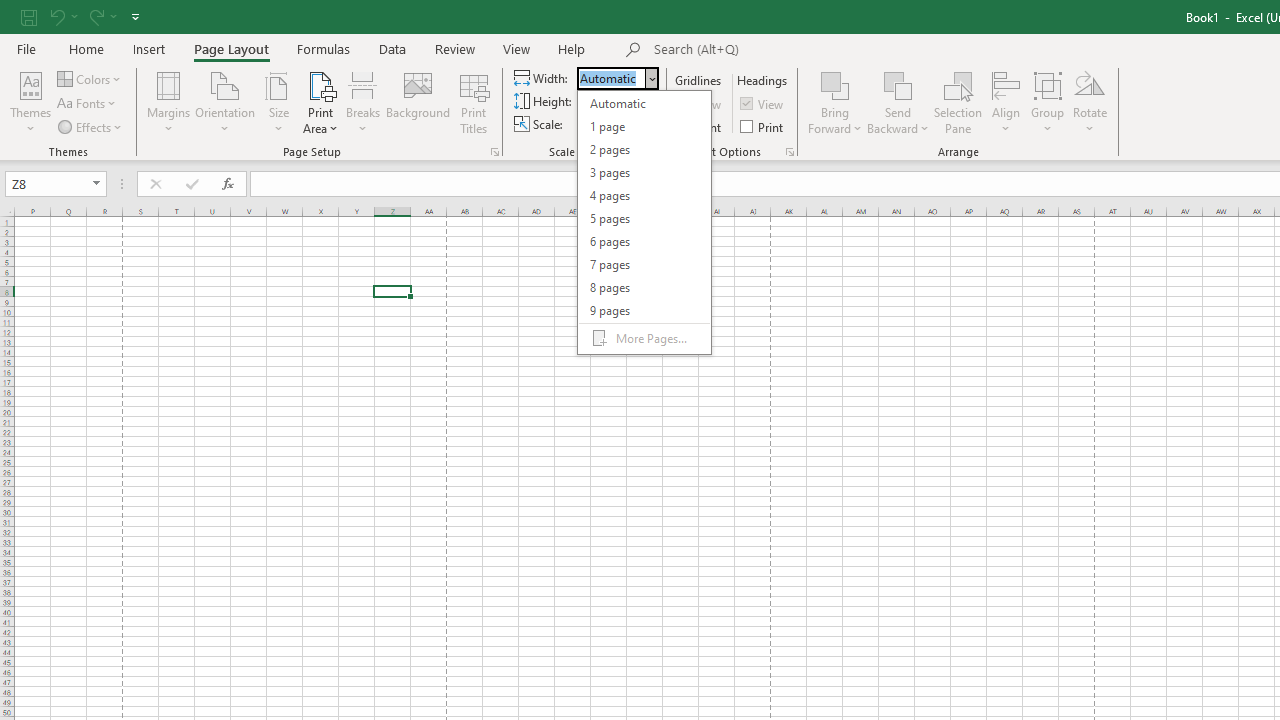 The width and height of the screenshot is (1280, 720). I want to click on 'Orientation', so click(225, 103).